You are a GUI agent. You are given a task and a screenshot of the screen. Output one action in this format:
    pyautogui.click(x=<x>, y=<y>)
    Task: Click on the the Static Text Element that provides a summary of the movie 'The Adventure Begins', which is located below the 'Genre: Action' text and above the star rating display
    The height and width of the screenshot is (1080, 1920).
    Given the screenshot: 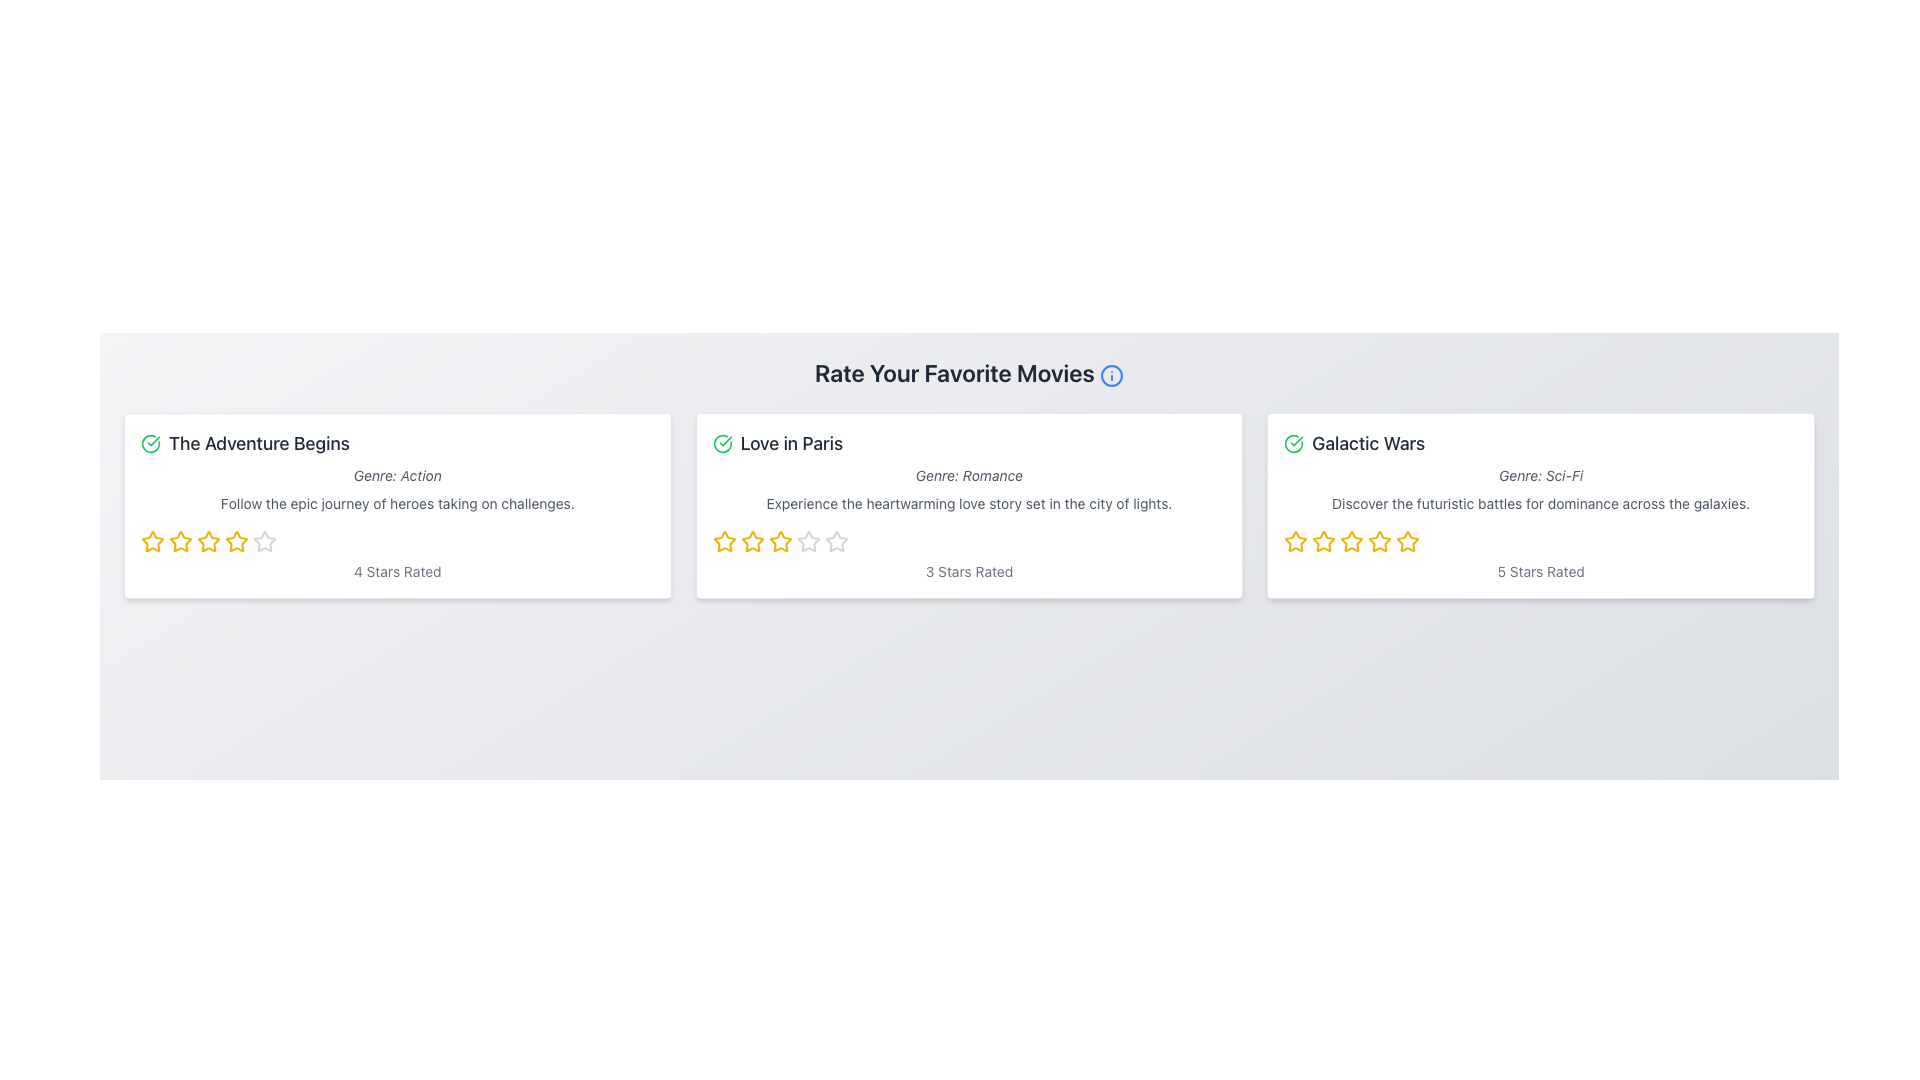 What is the action you would take?
    pyautogui.click(x=397, y=503)
    